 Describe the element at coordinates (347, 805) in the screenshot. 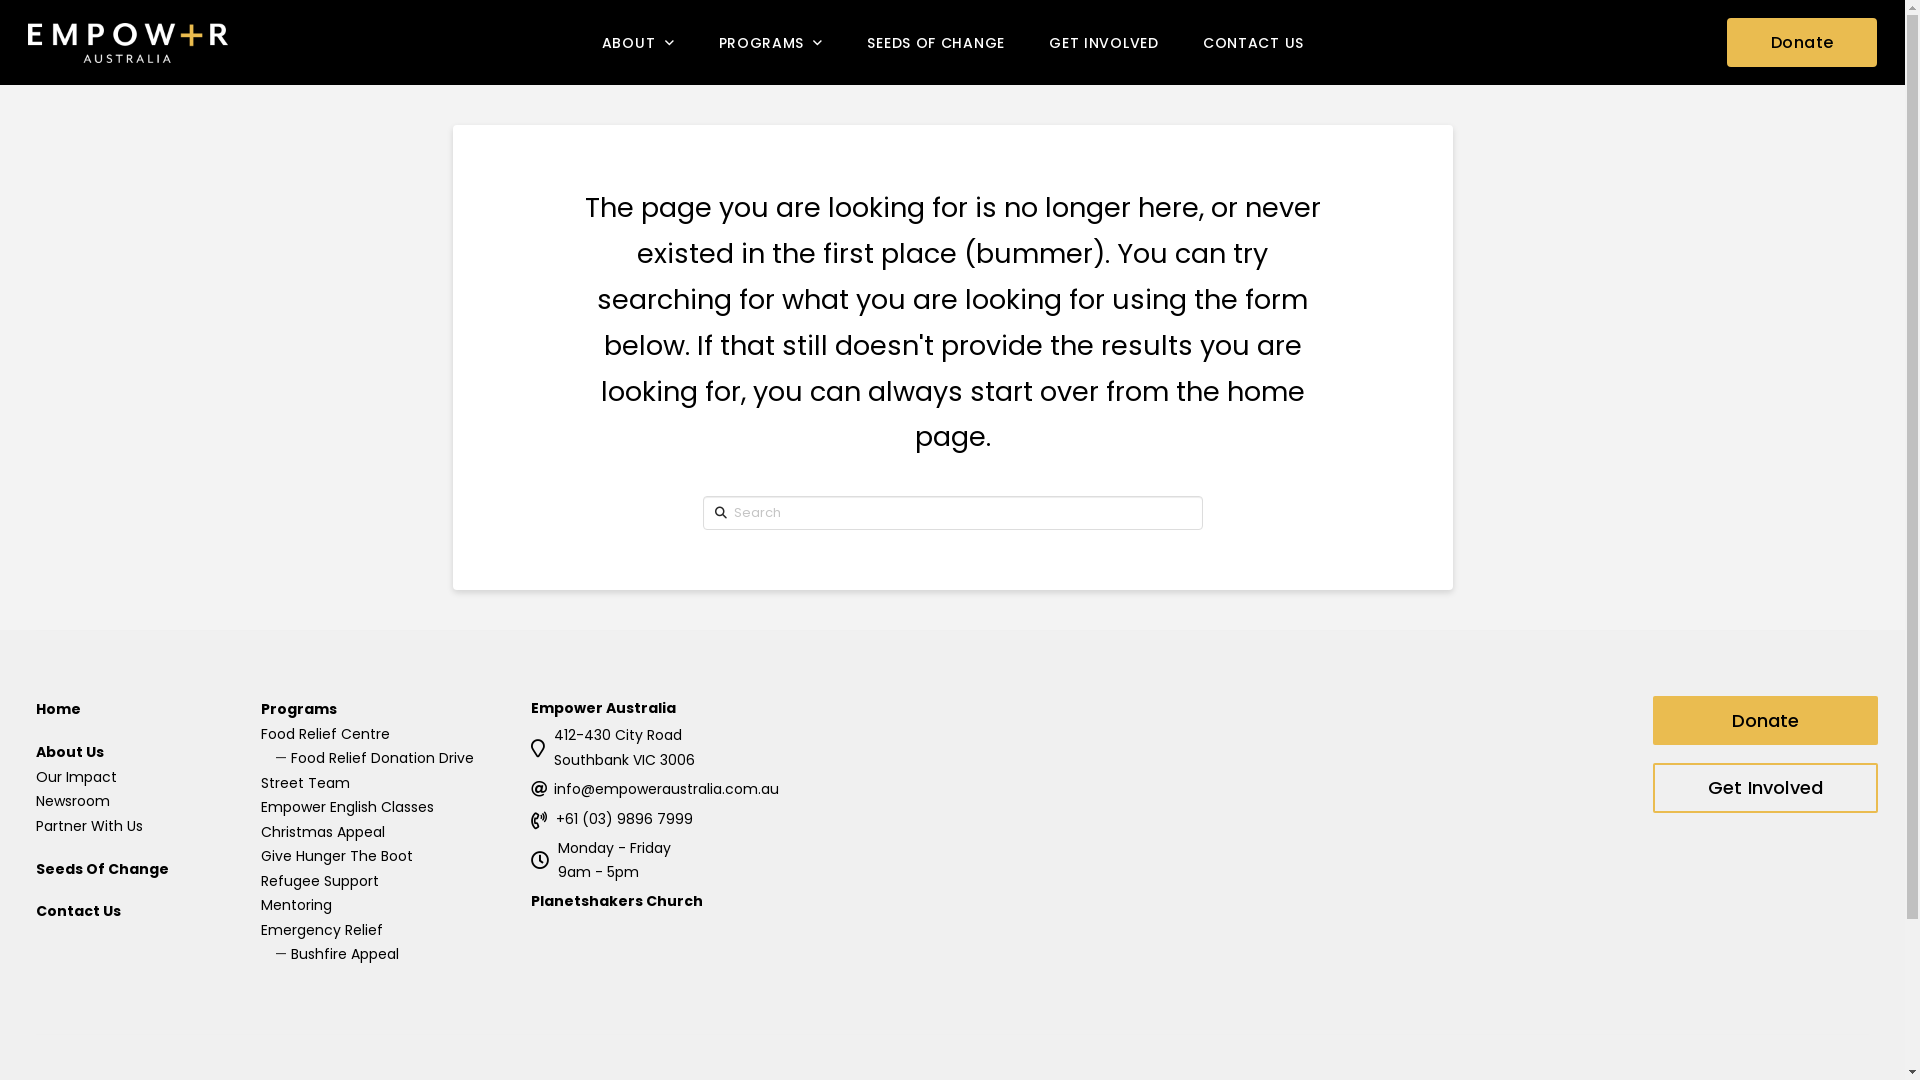

I see `'Empower English Classes'` at that location.